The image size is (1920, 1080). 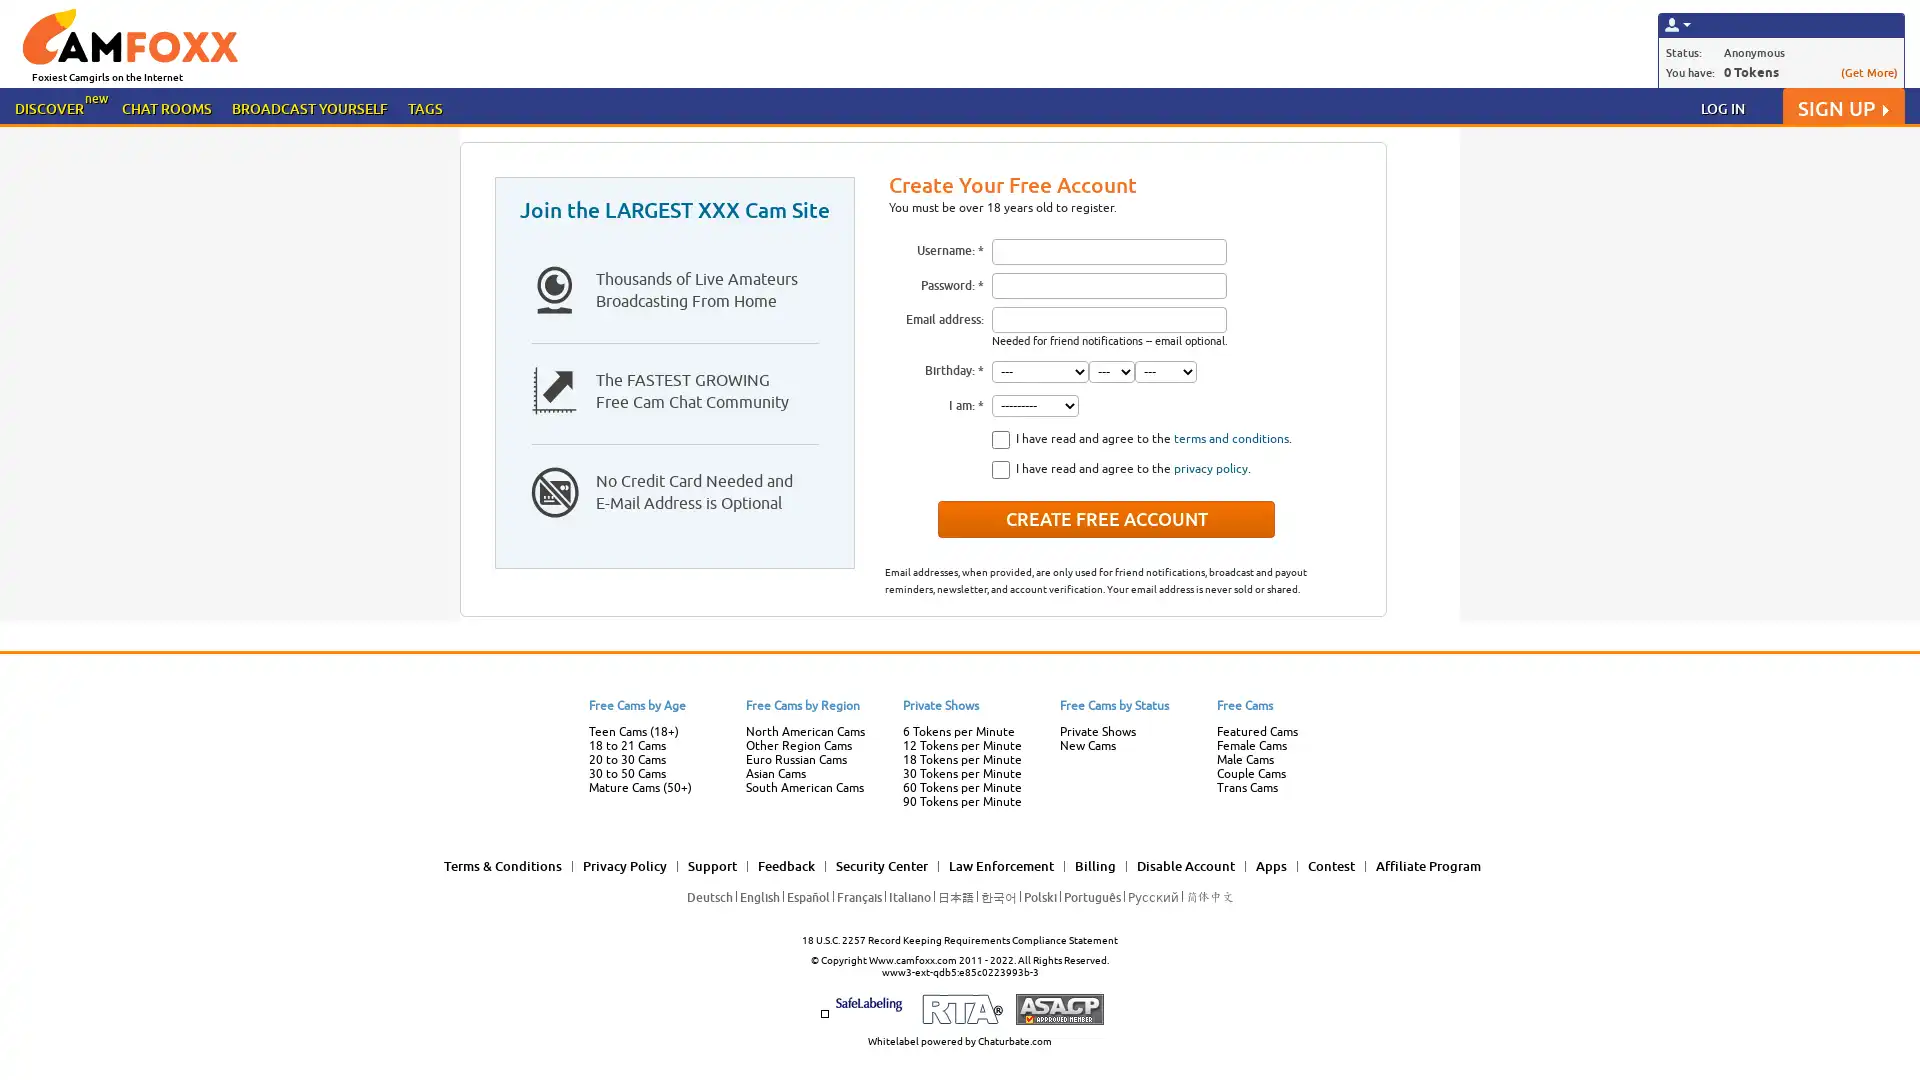 I want to click on Deutsch, so click(x=710, y=897).